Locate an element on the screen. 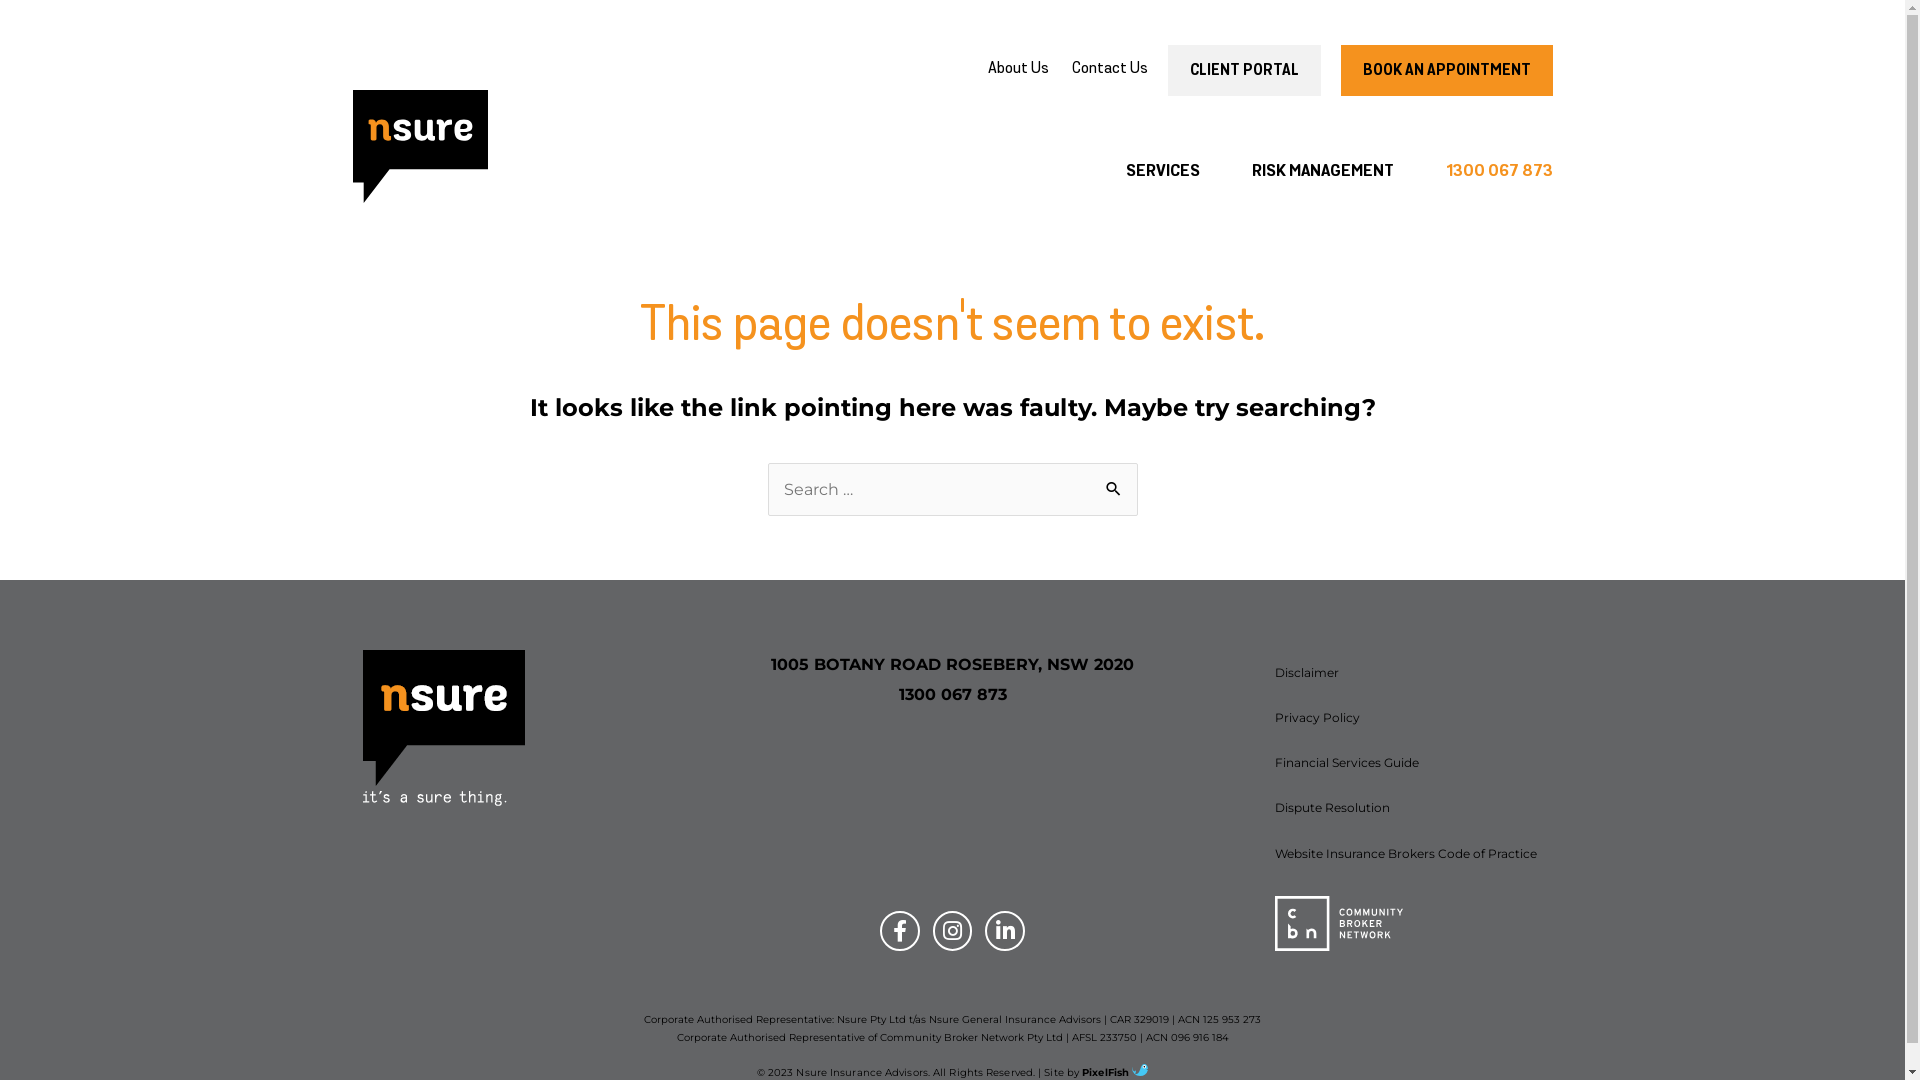 This screenshot has height=1080, width=1920. 'Website Insurance Brokers Code of Practice' is located at coordinates (1406, 853).